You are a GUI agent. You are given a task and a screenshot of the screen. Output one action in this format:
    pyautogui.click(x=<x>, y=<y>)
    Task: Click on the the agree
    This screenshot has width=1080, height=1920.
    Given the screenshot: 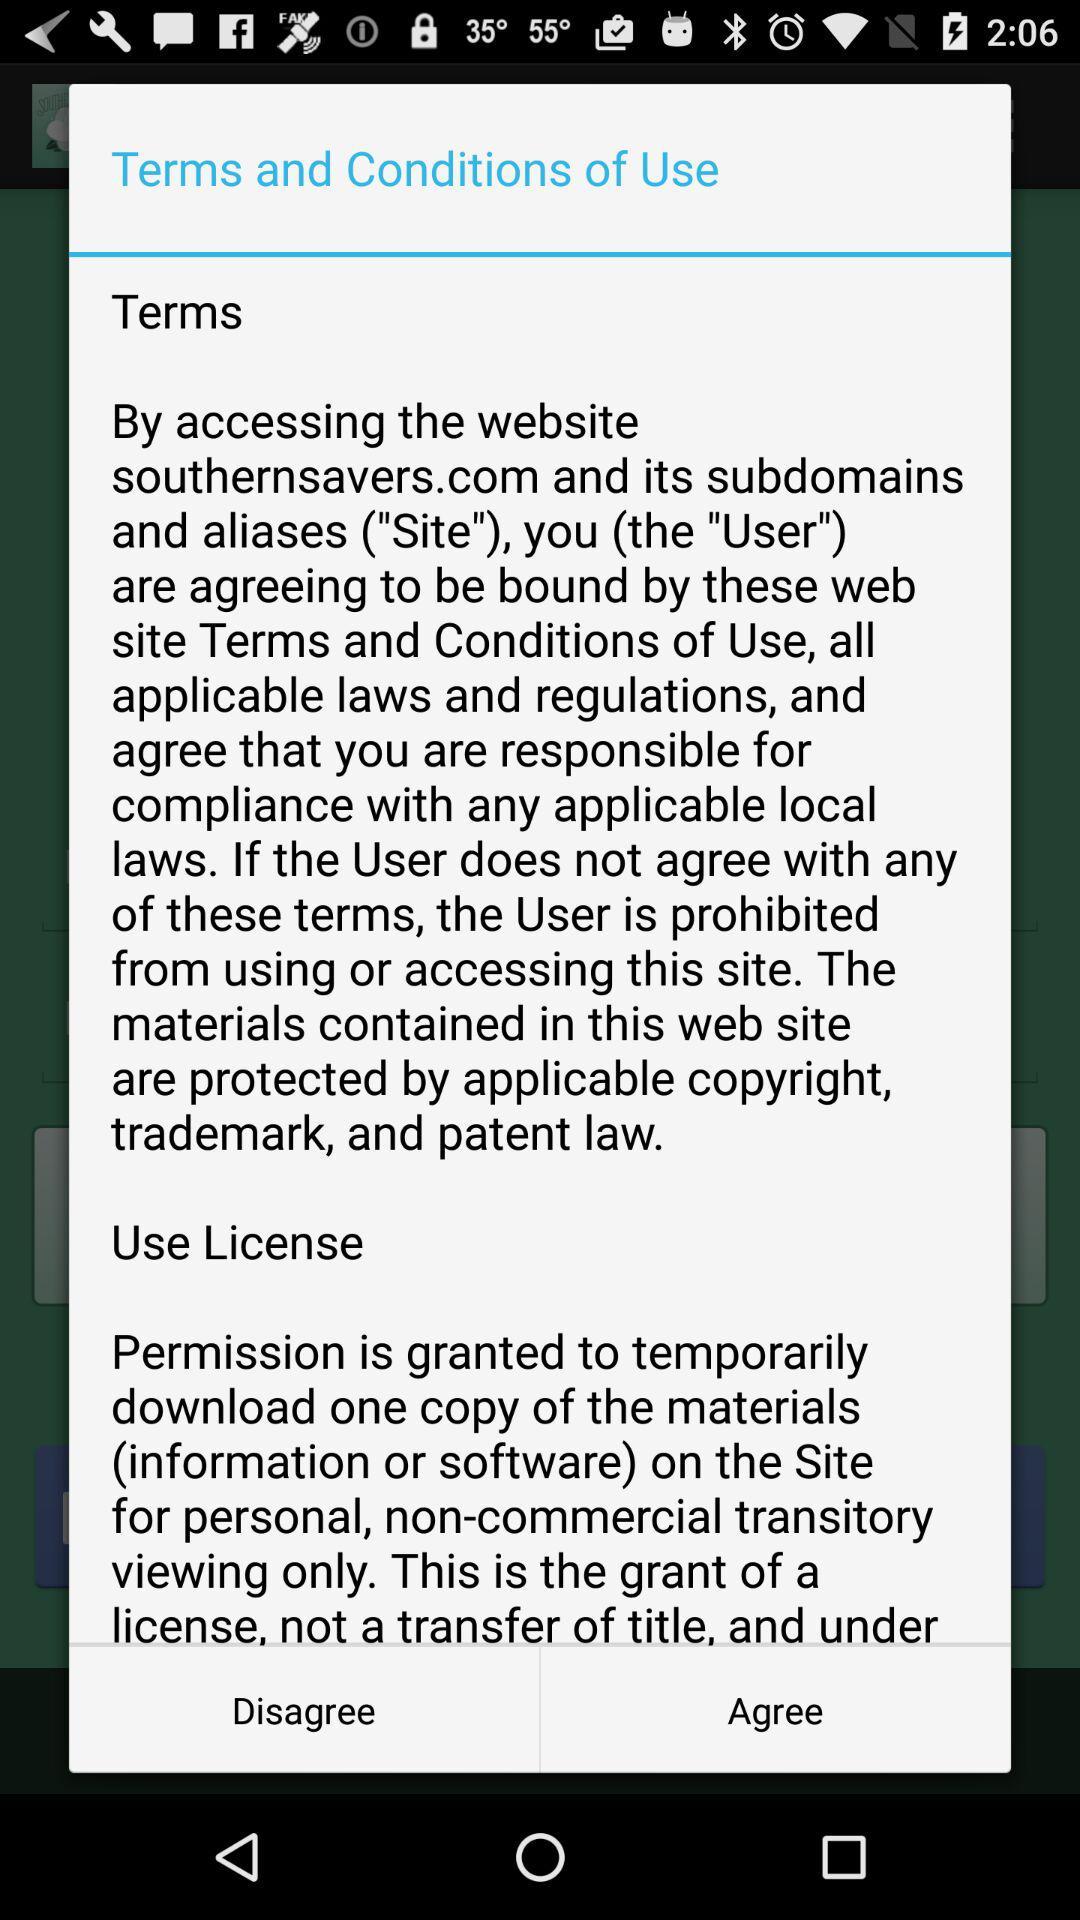 What is the action you would take?
    pyautogui.click(x=774, y=1708)
    